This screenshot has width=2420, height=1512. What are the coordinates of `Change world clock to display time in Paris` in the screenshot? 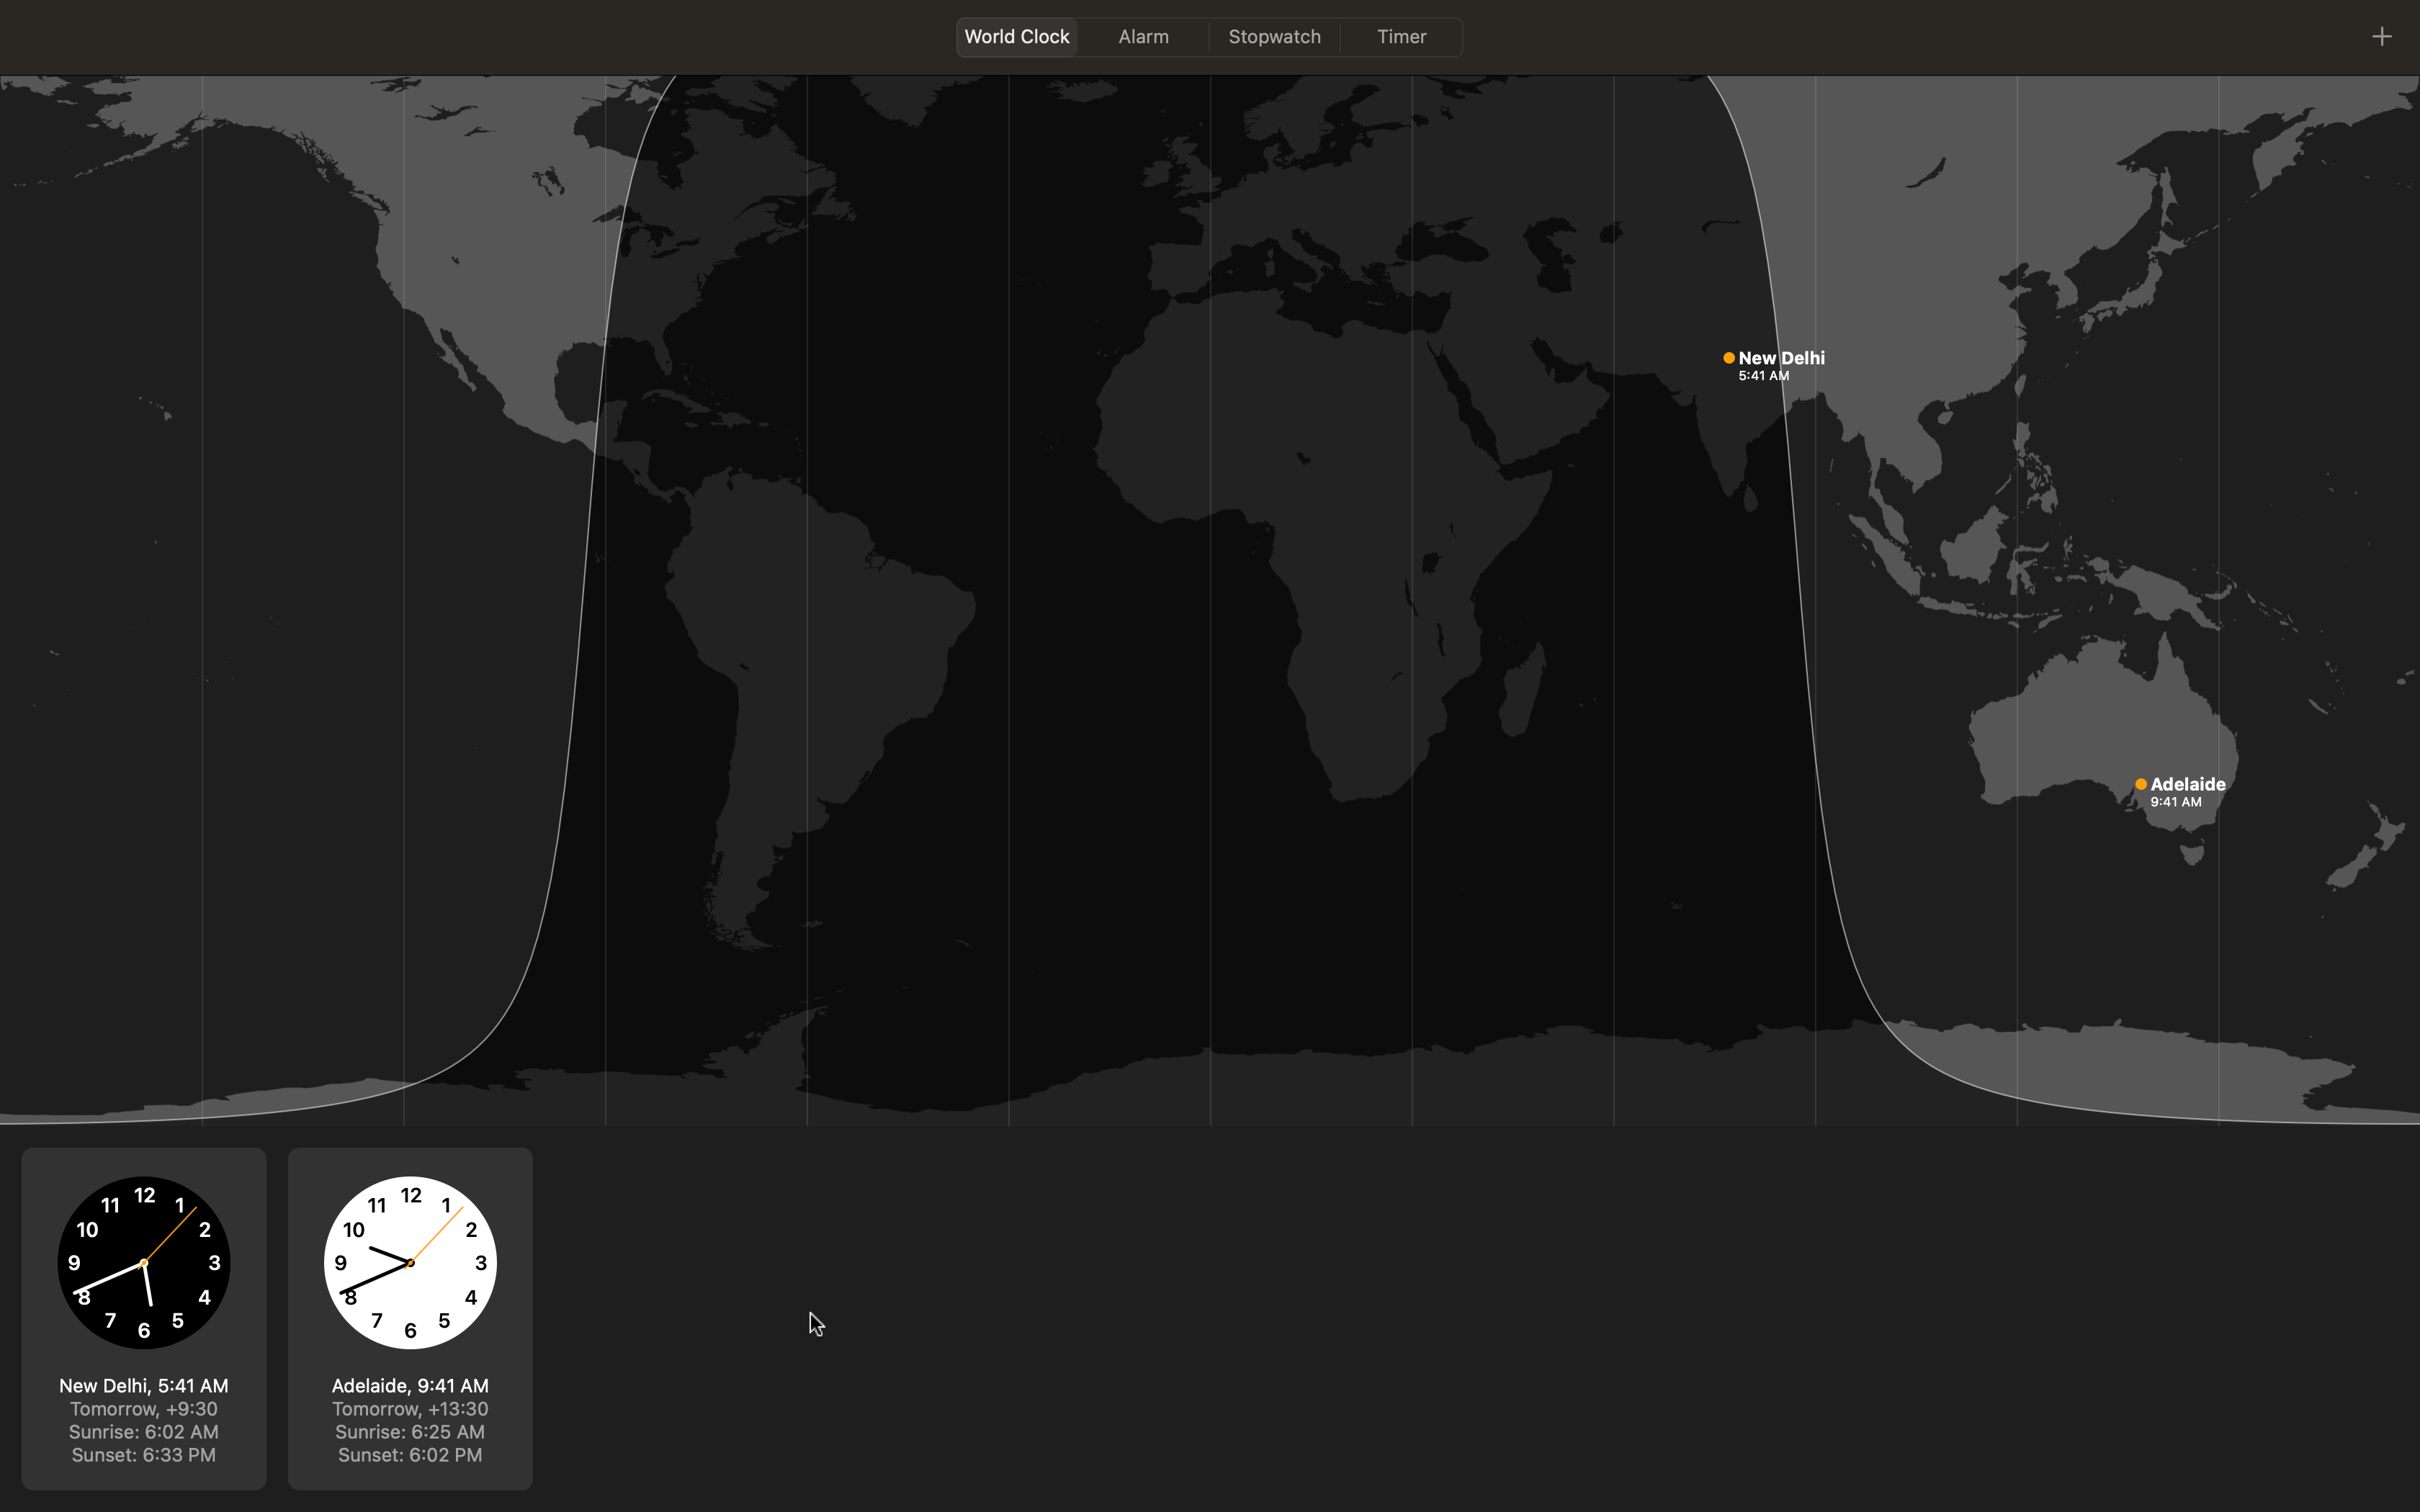 It's located at (2381, 33).